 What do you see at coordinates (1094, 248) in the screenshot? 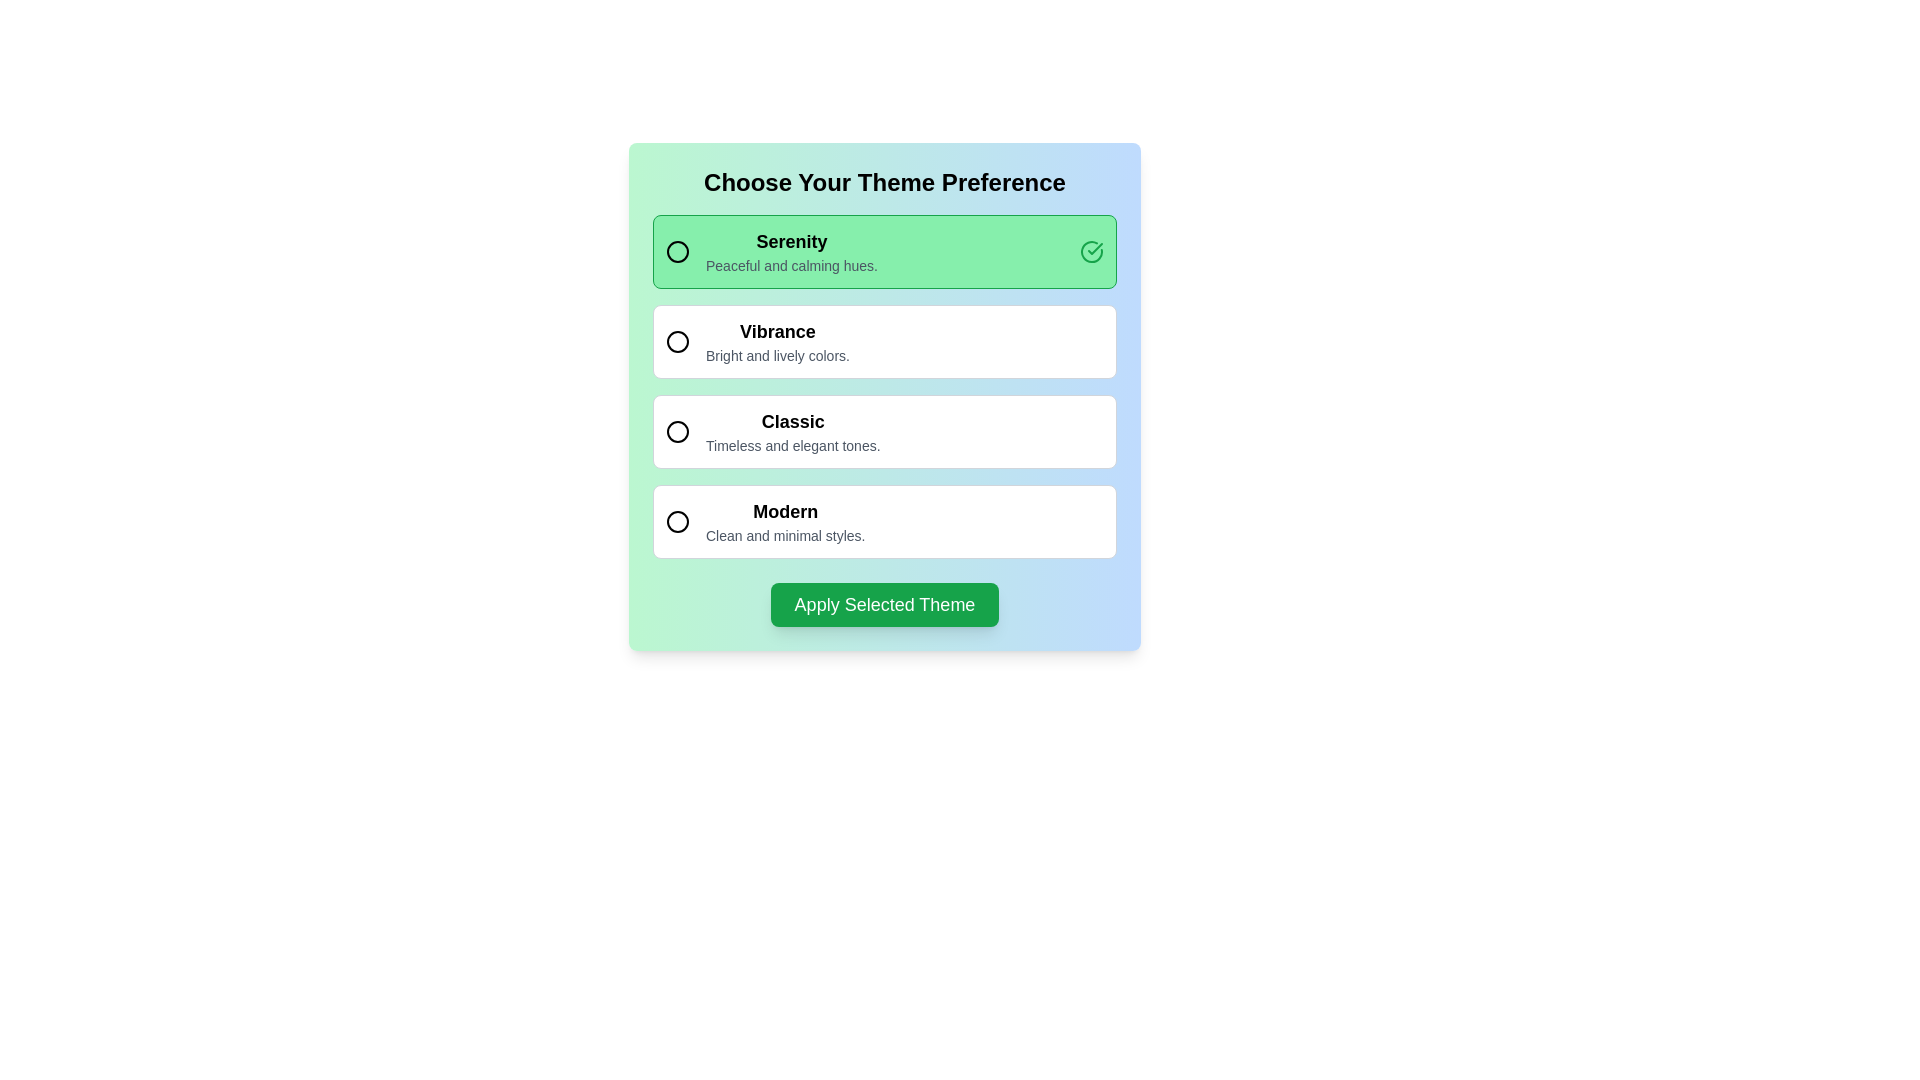
I see `the small green check mark icon located in the top-right corner of the 'Serenity' theme selection box` at bounding box center [1094, 248].